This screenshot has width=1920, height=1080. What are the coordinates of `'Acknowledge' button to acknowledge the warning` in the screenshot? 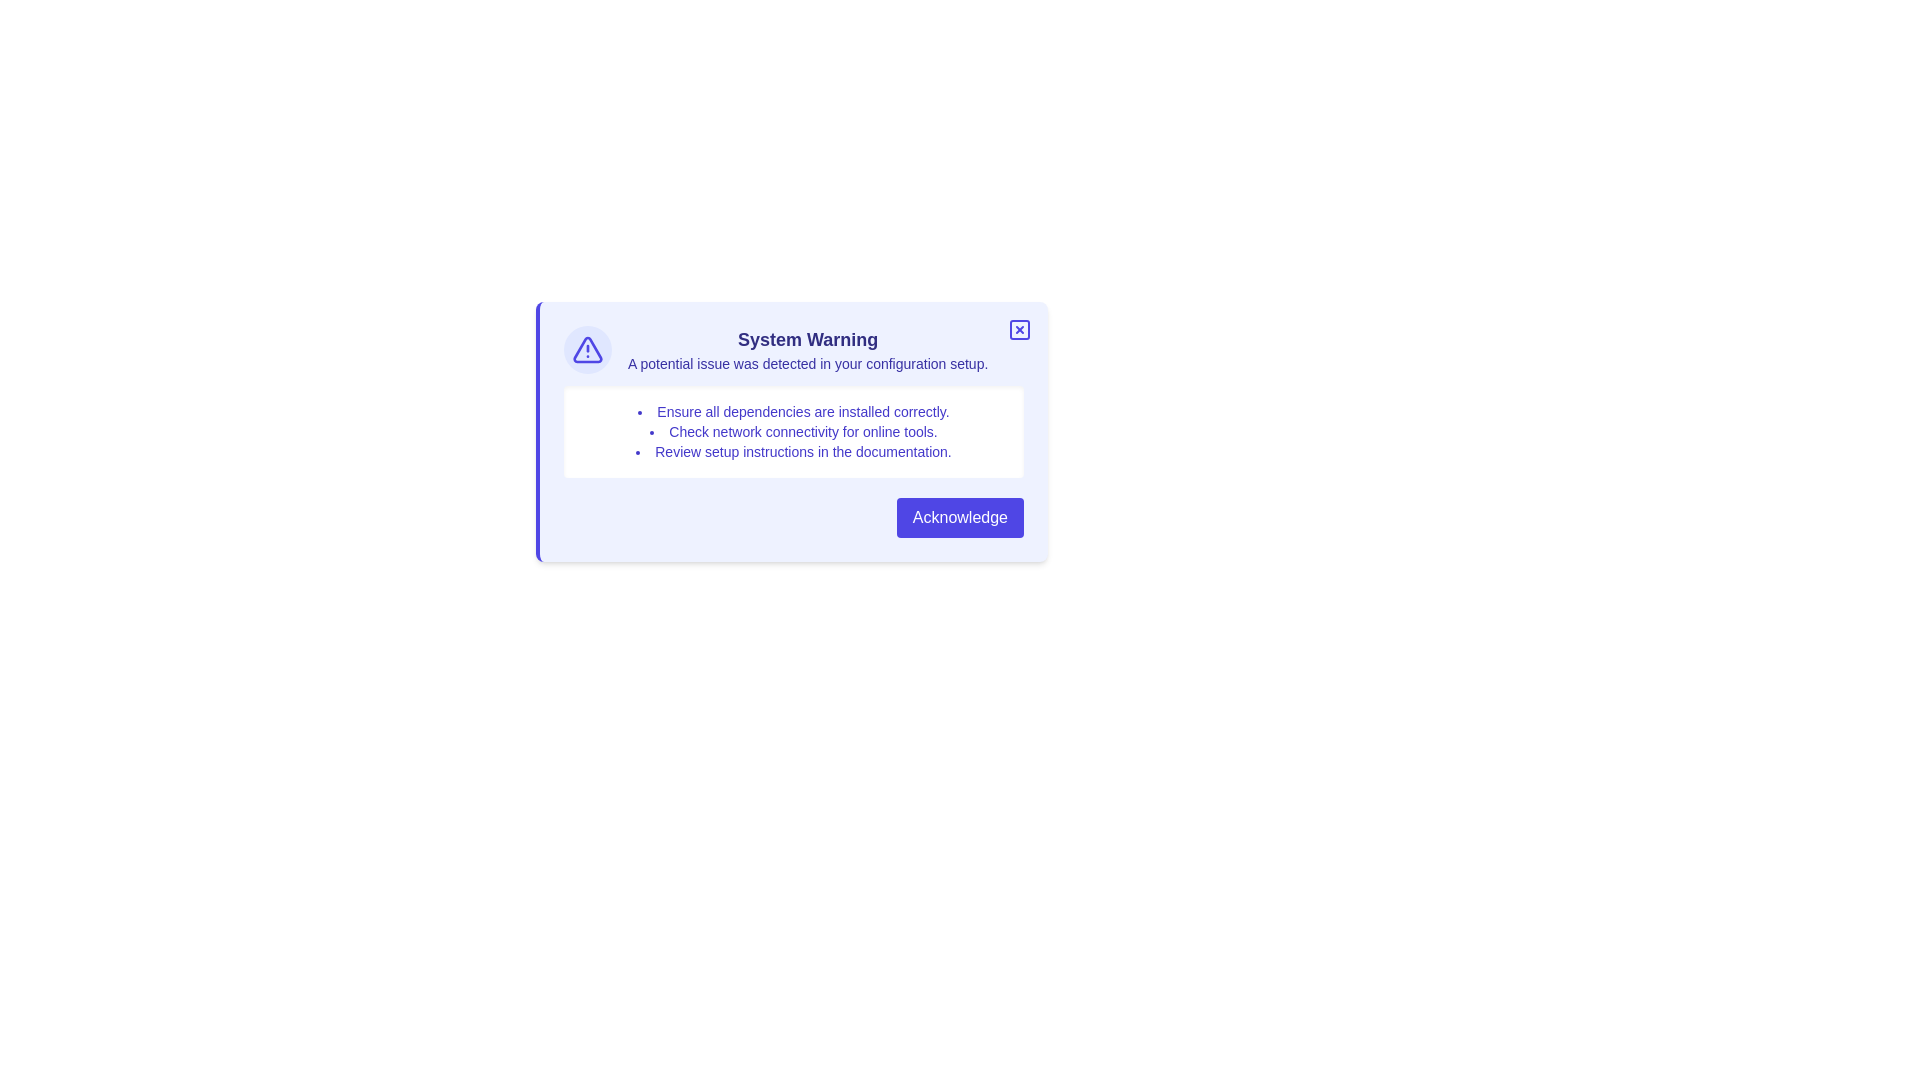 It's located at (960, 516).